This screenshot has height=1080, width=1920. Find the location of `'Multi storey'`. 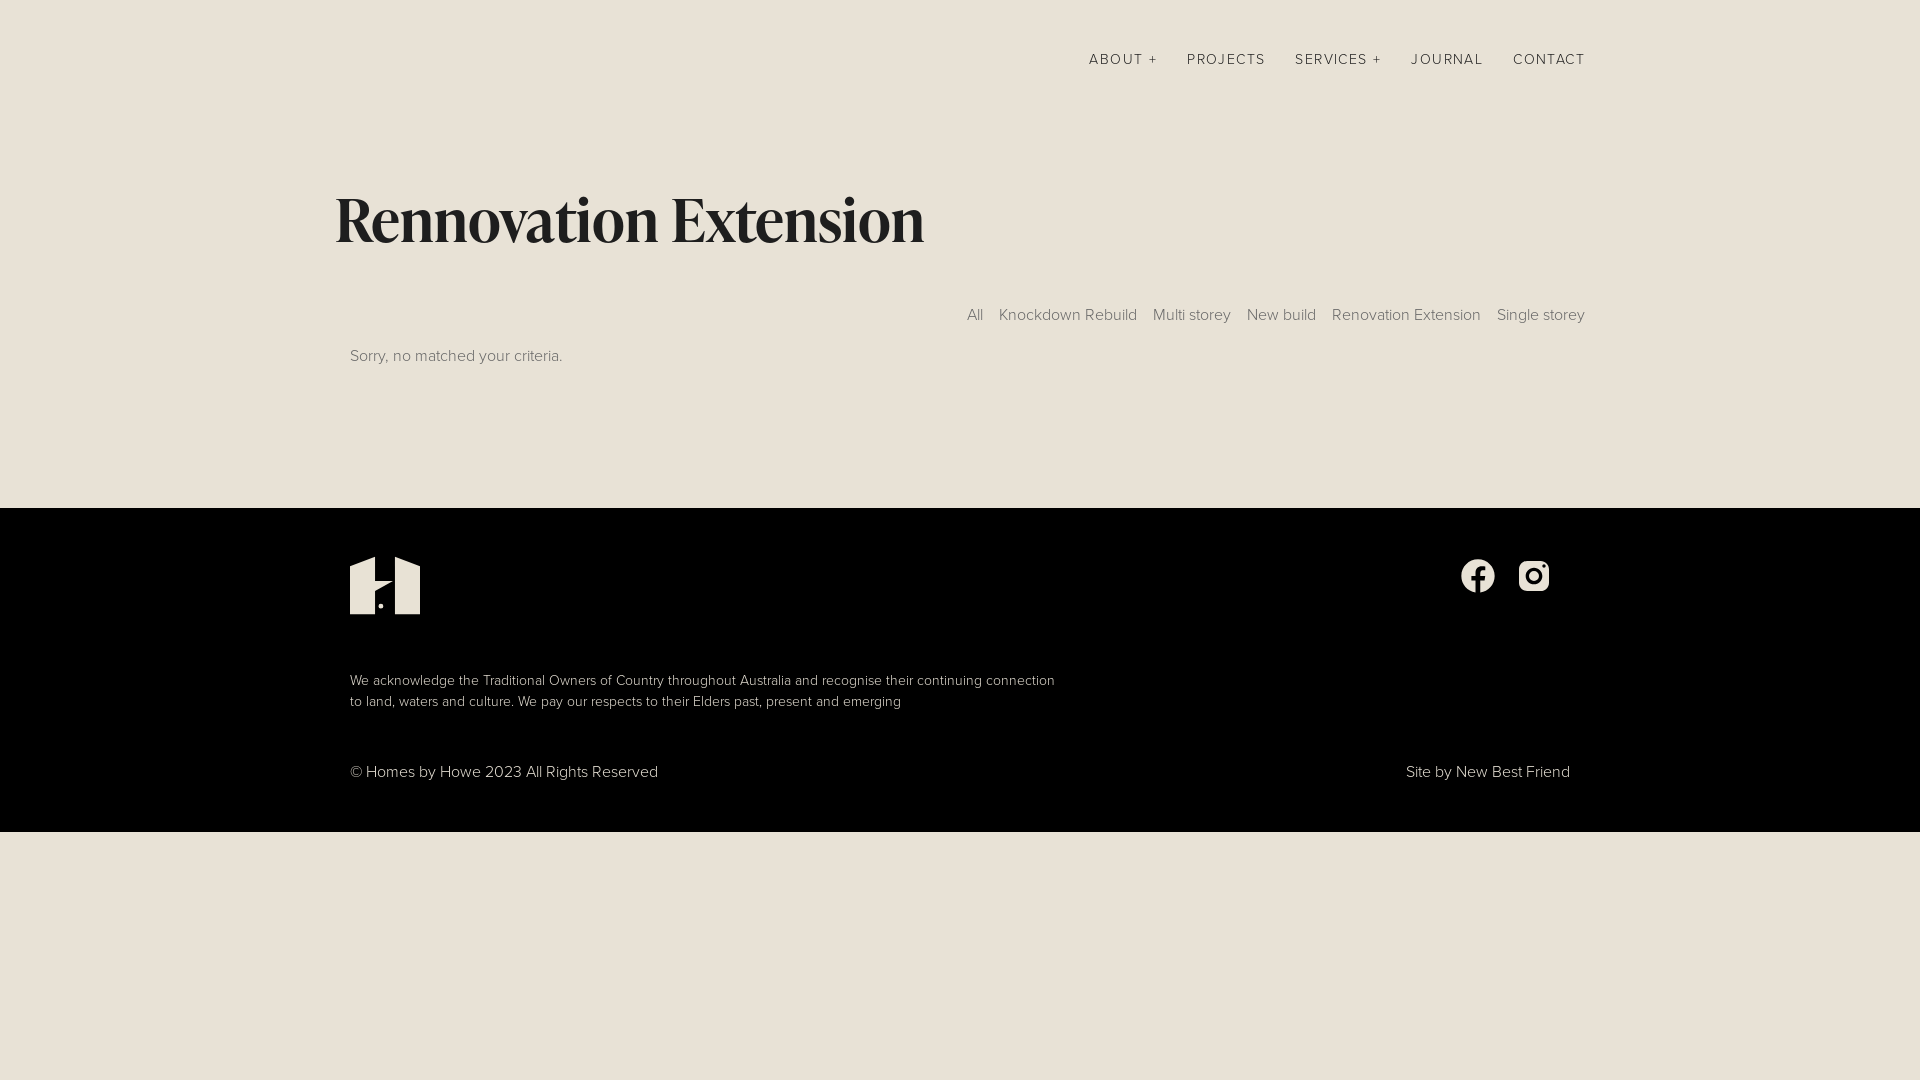

'Multi storey' is located at coordinates (1191, 320).